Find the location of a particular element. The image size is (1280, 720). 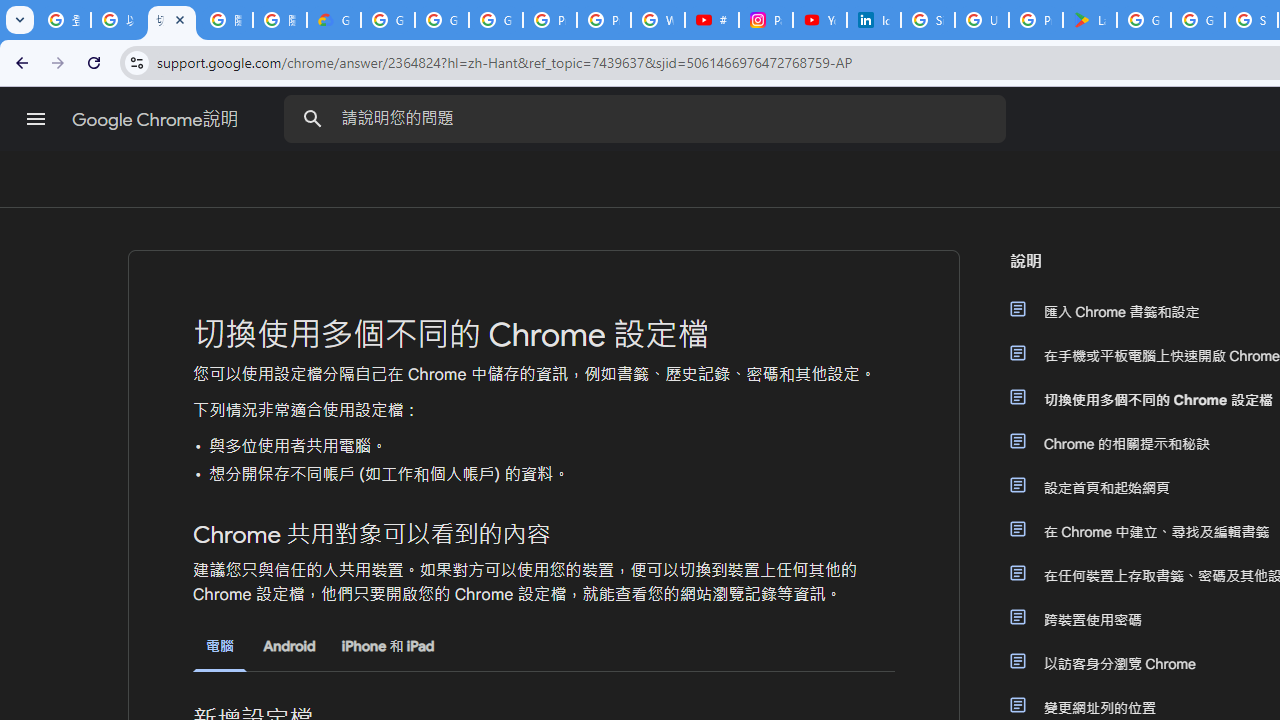

'Android' is located at coordinates (288, 646).